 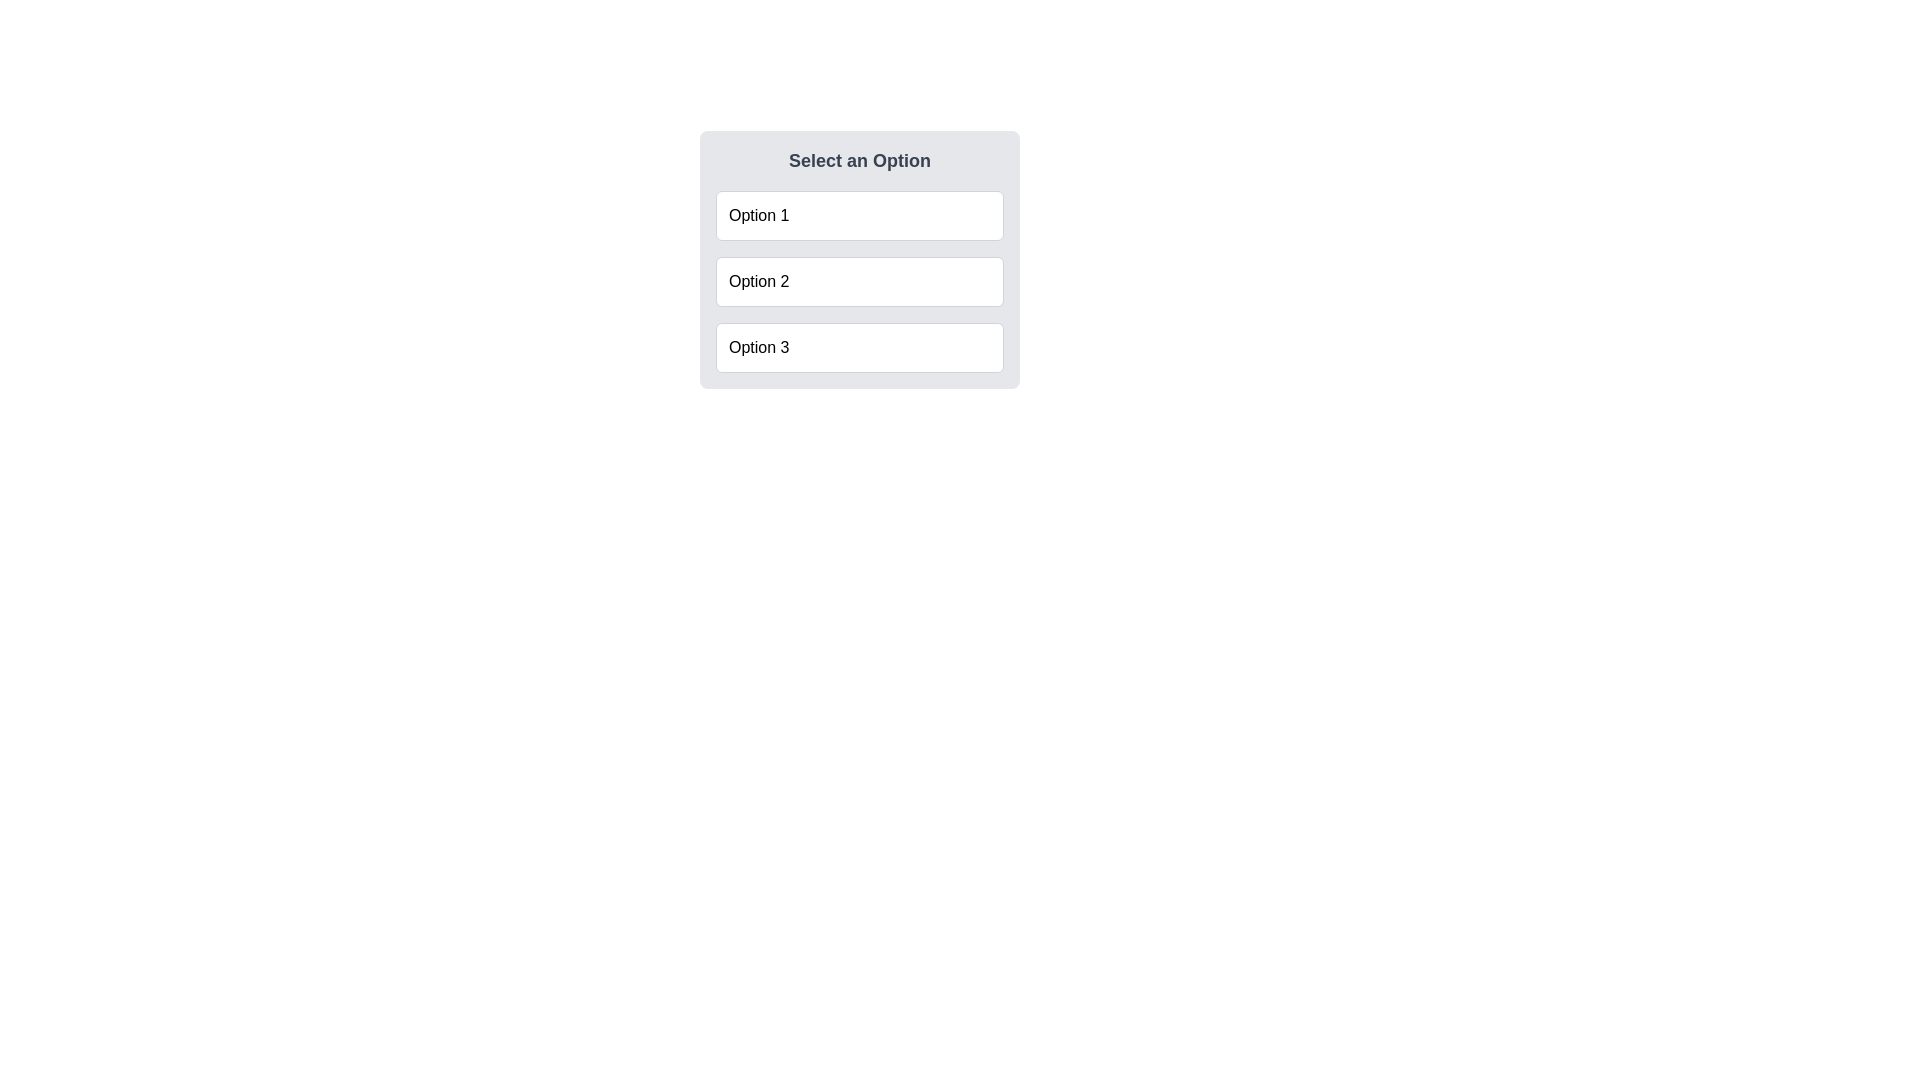 What do you see at coordinates (758, 346) in the screenshot?
I see `the text label for the third selectable option, which is centered below 'Option 2' in a vertically stacked list of options` at bounding box center [758, 346].